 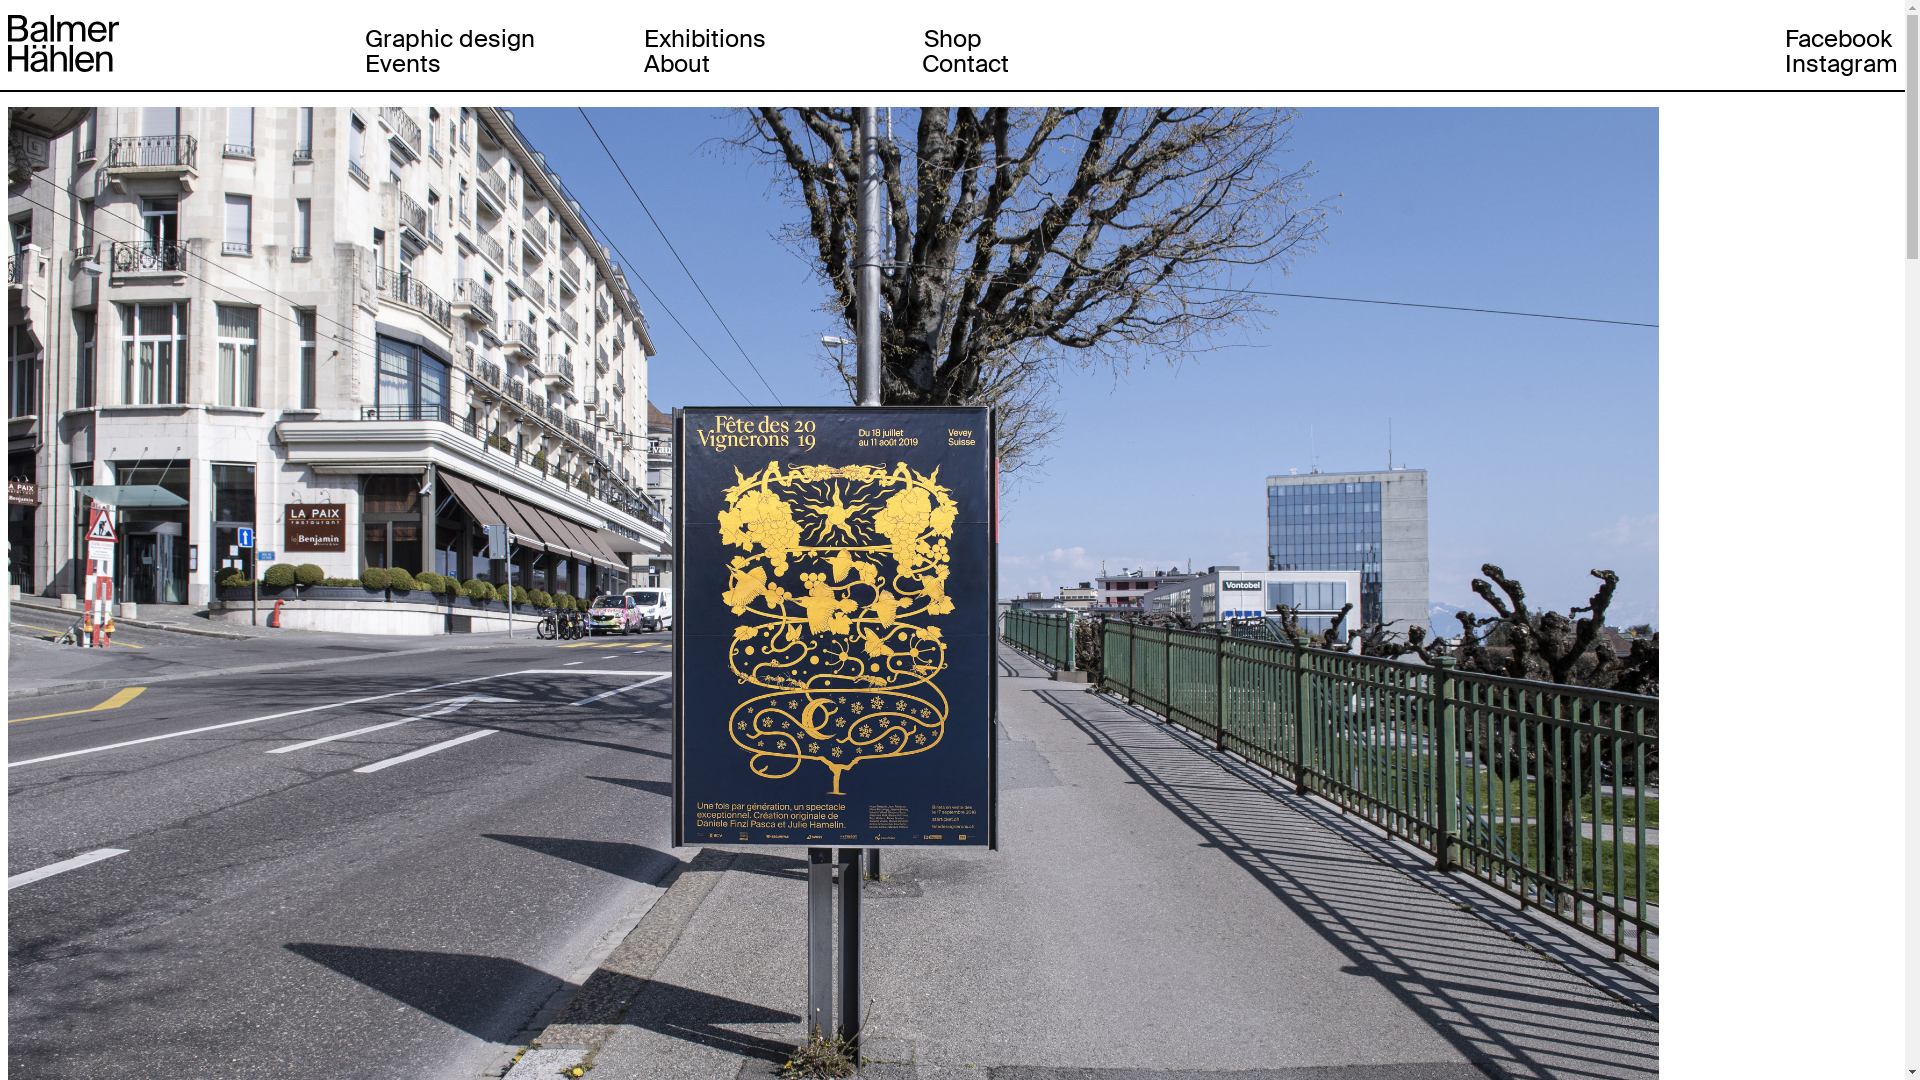 What do you see at coordinates (920, 62) in the screenshot?
I see `'Contact'` at bounding box center [920, 62].